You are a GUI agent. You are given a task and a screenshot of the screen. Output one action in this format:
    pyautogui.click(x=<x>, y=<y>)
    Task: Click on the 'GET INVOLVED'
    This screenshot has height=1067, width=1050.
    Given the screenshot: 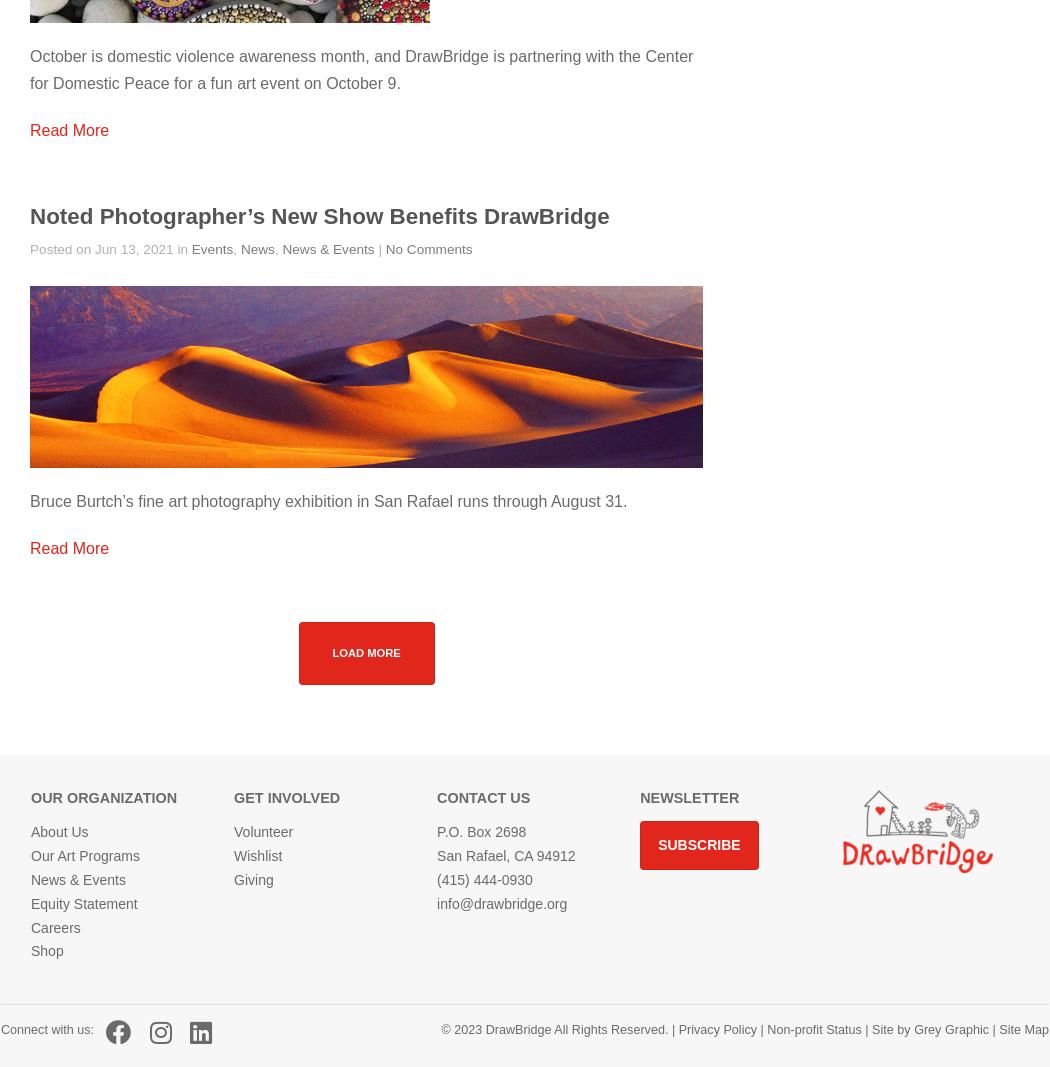 What is the action you would take?
    pyautogui.click(x=234, y=797)
    